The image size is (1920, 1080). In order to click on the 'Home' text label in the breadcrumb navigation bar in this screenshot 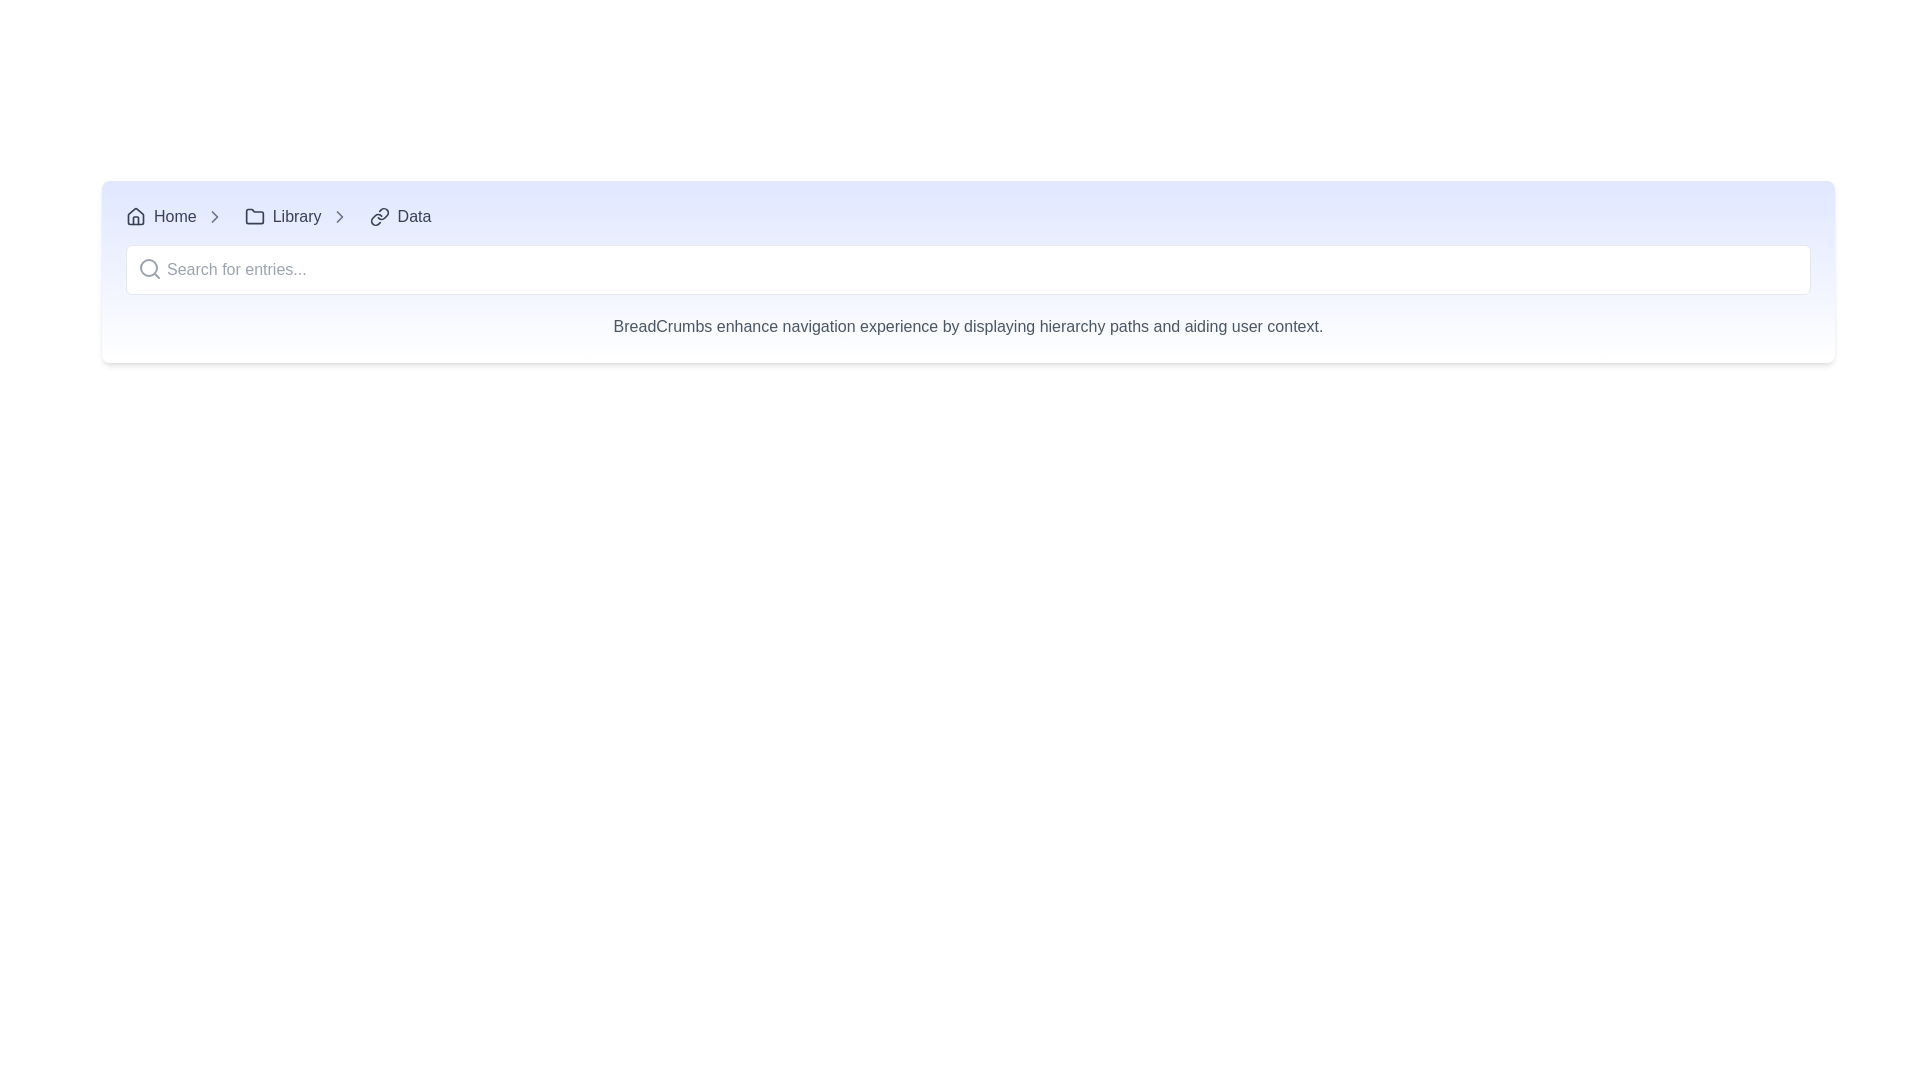, I will do `click(175, 216)`.